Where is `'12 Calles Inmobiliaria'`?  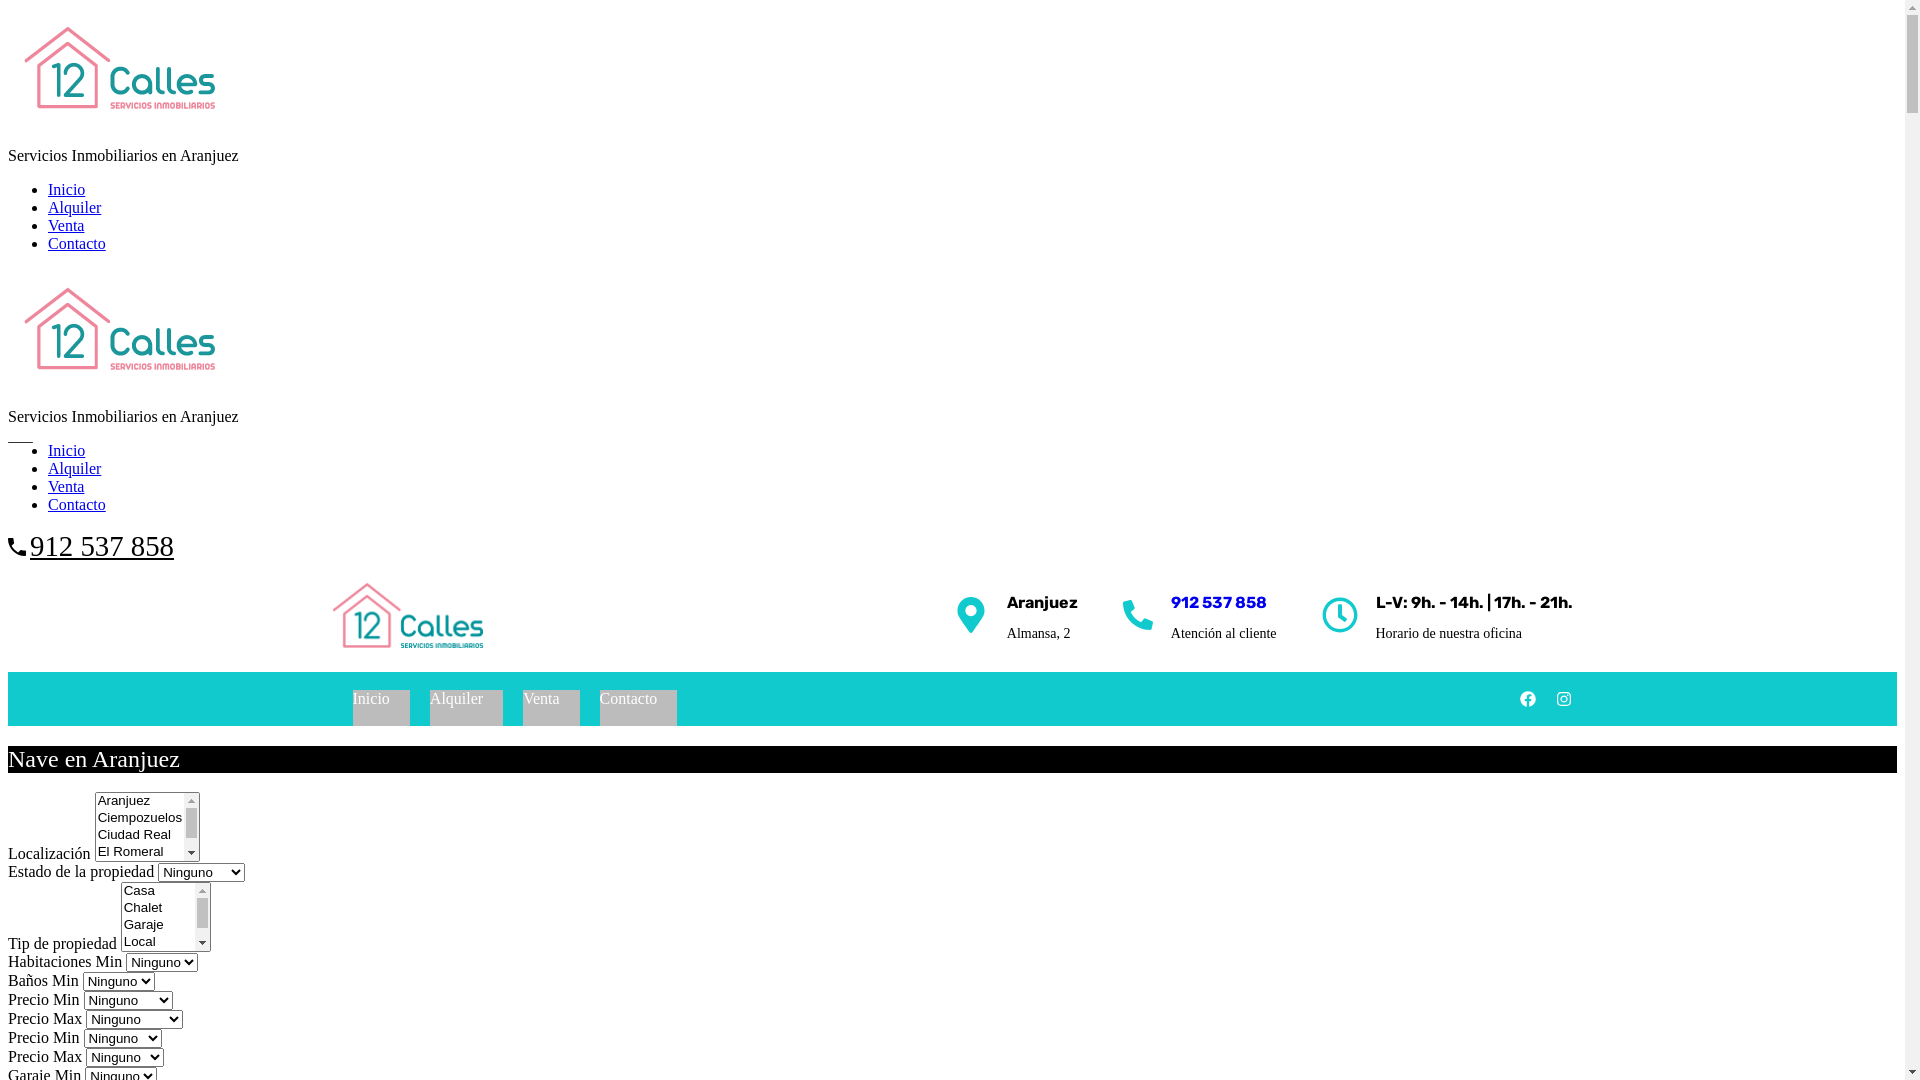 '12 Calles Inmobiliaria' is located at coordinates (8, 121).